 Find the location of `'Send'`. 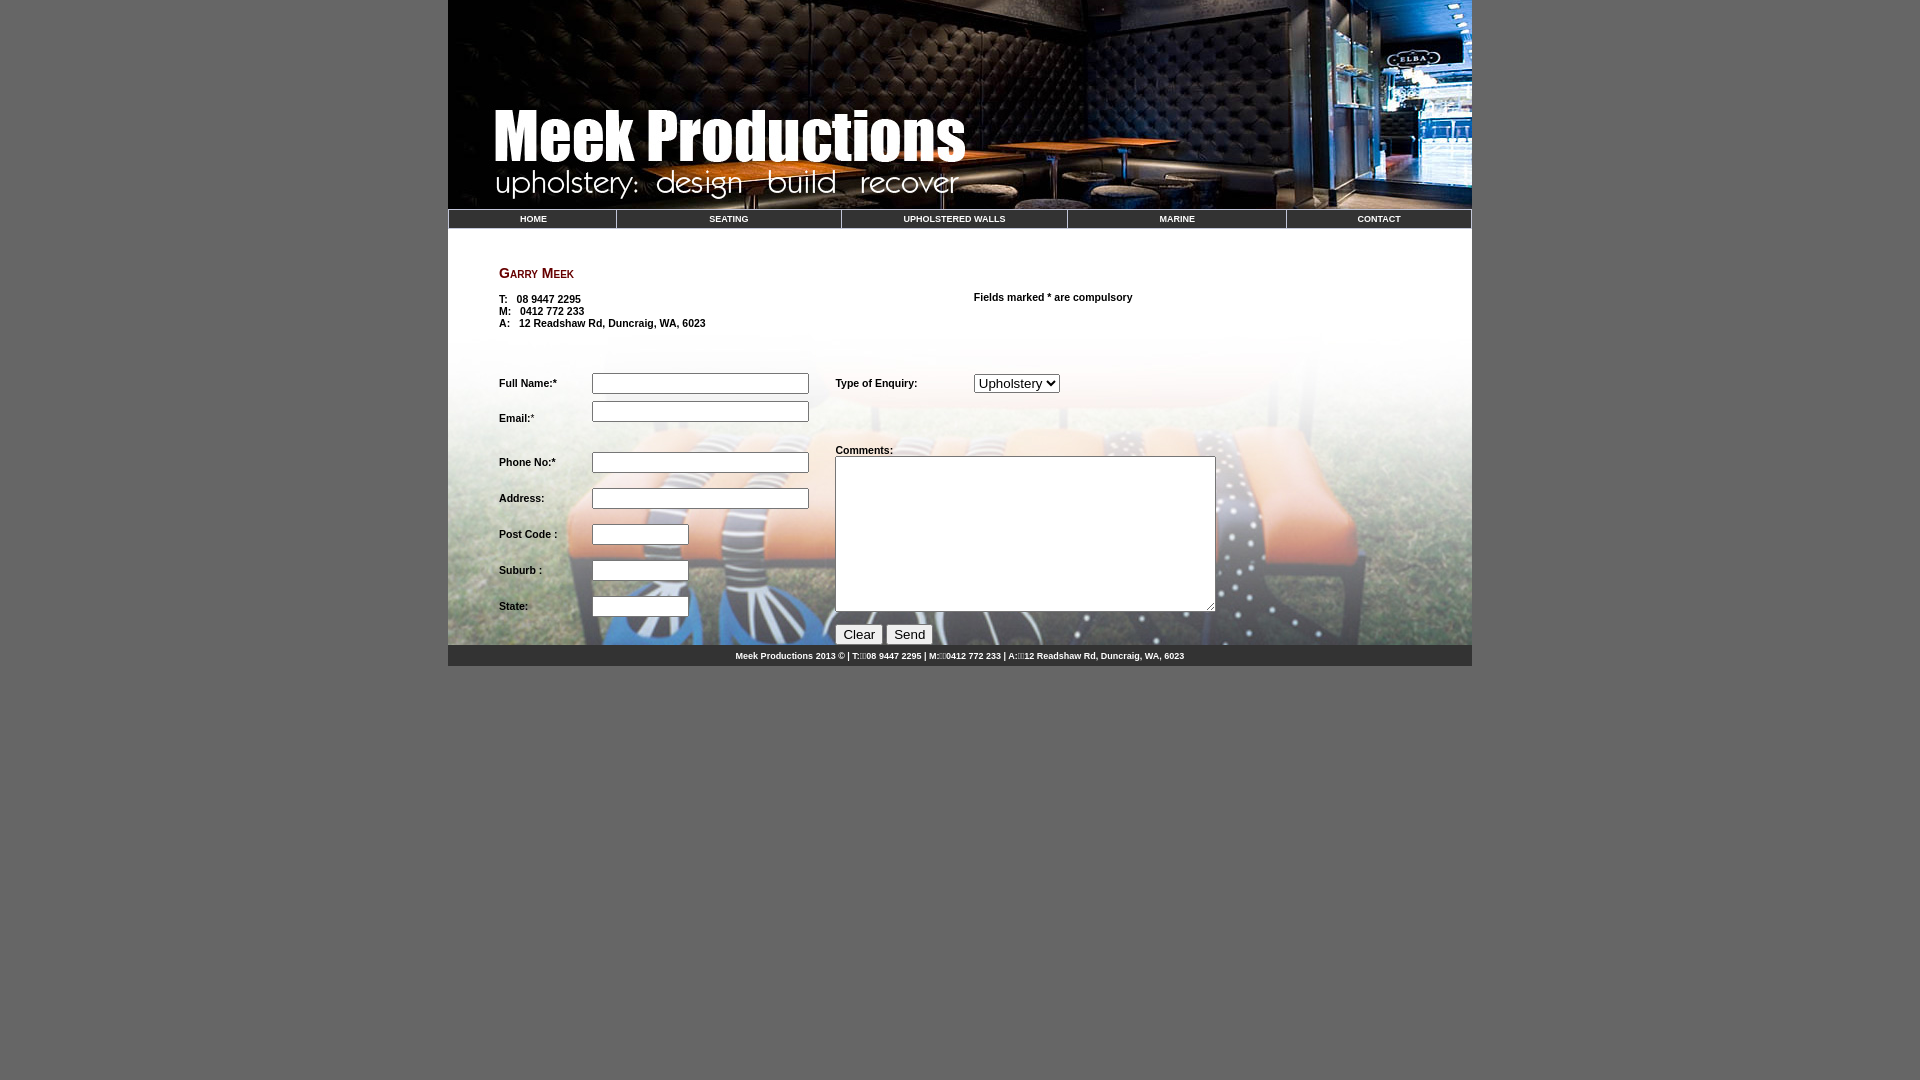

'Send' is located at coordinates (908, 634).